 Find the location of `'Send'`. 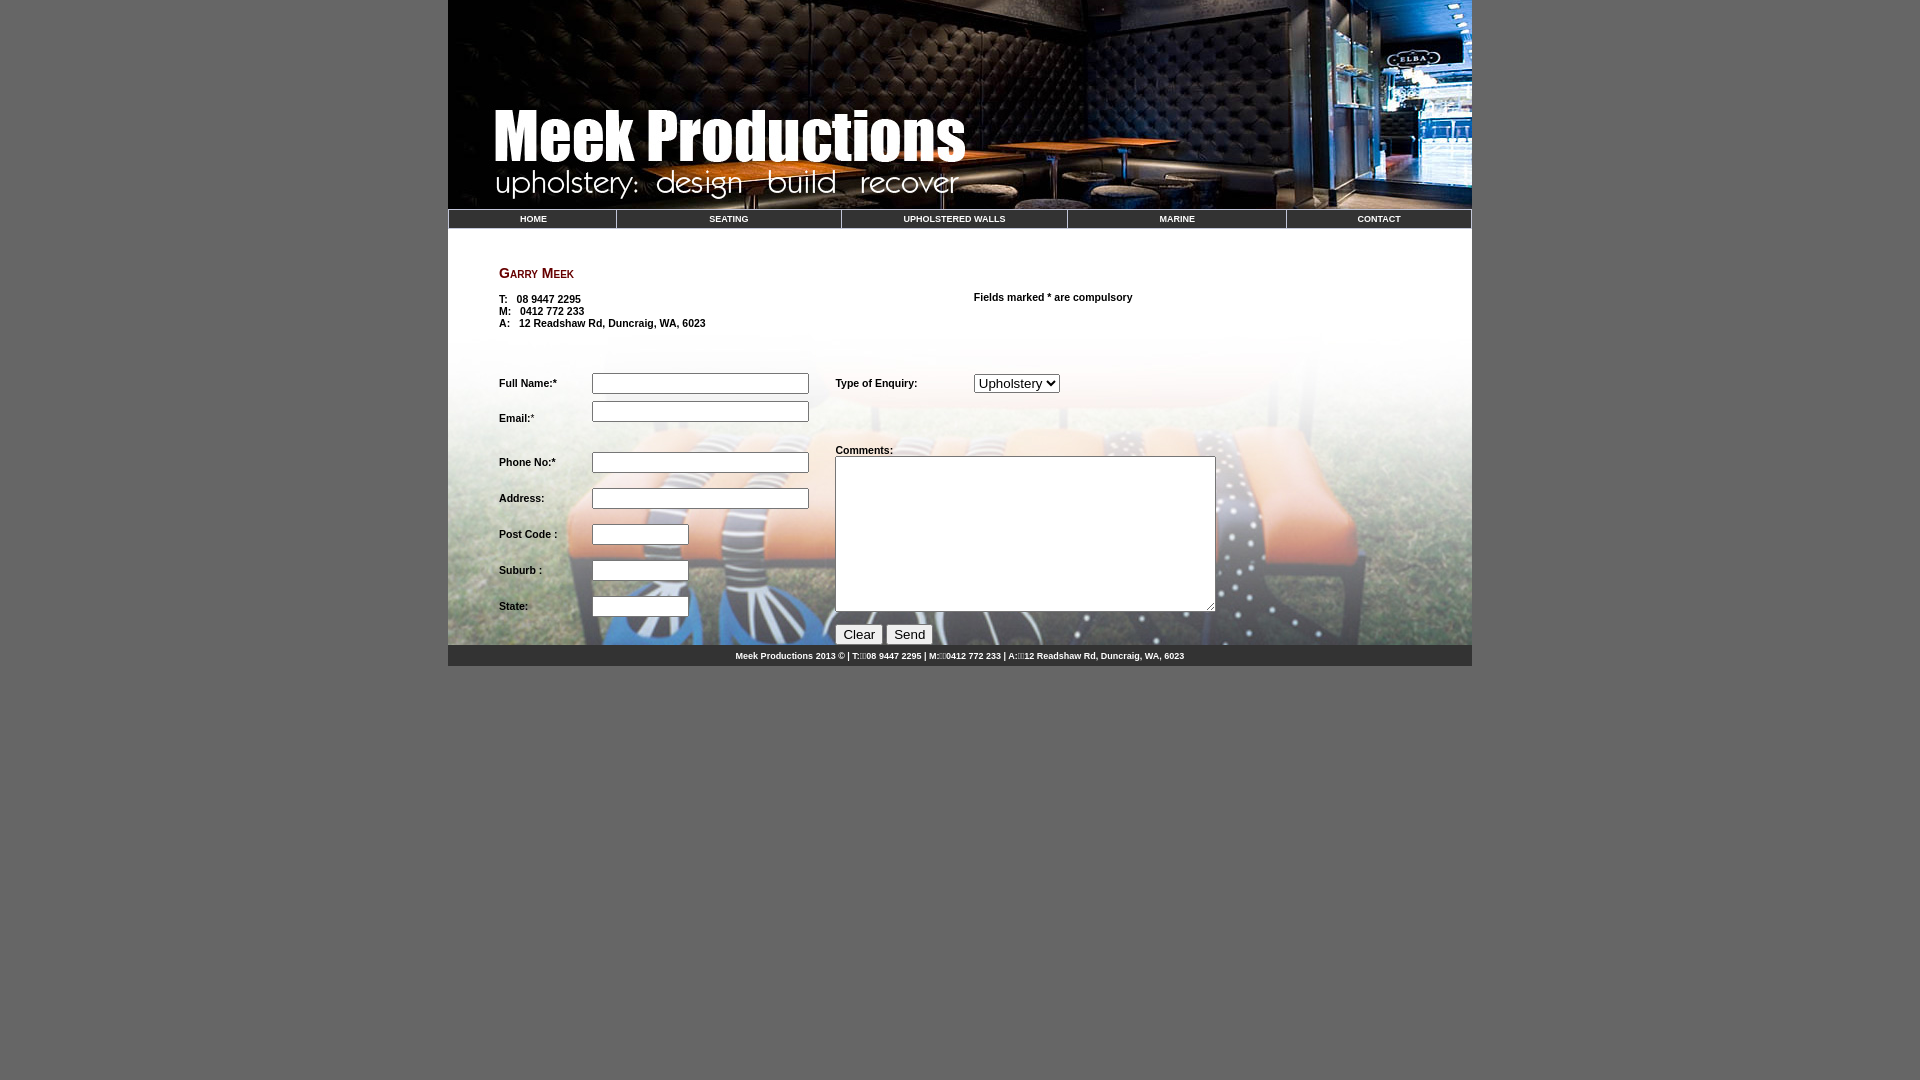

'Send' is located at coordinates (908, 634).